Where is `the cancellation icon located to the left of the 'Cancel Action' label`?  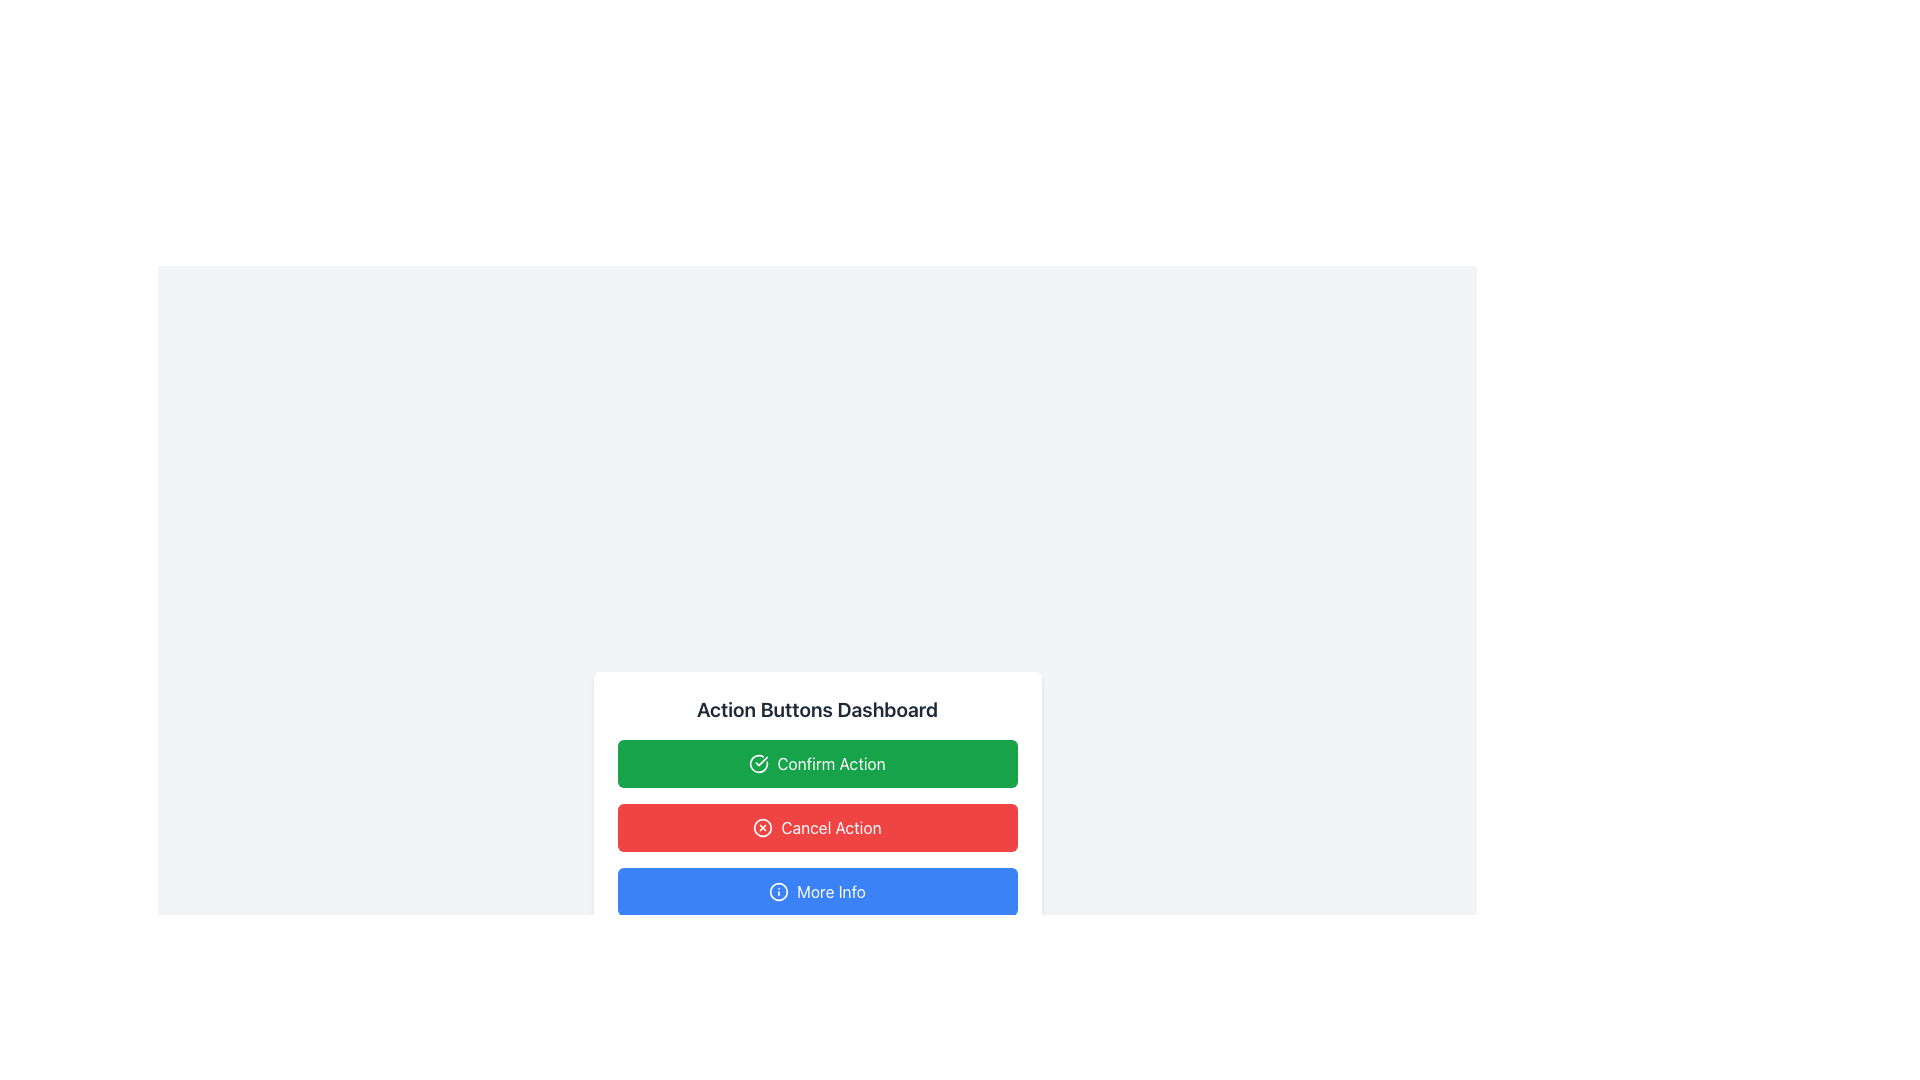 the cancellation icon located to the left of the 'Cancel Action' label is located at coordinates (762, 828).